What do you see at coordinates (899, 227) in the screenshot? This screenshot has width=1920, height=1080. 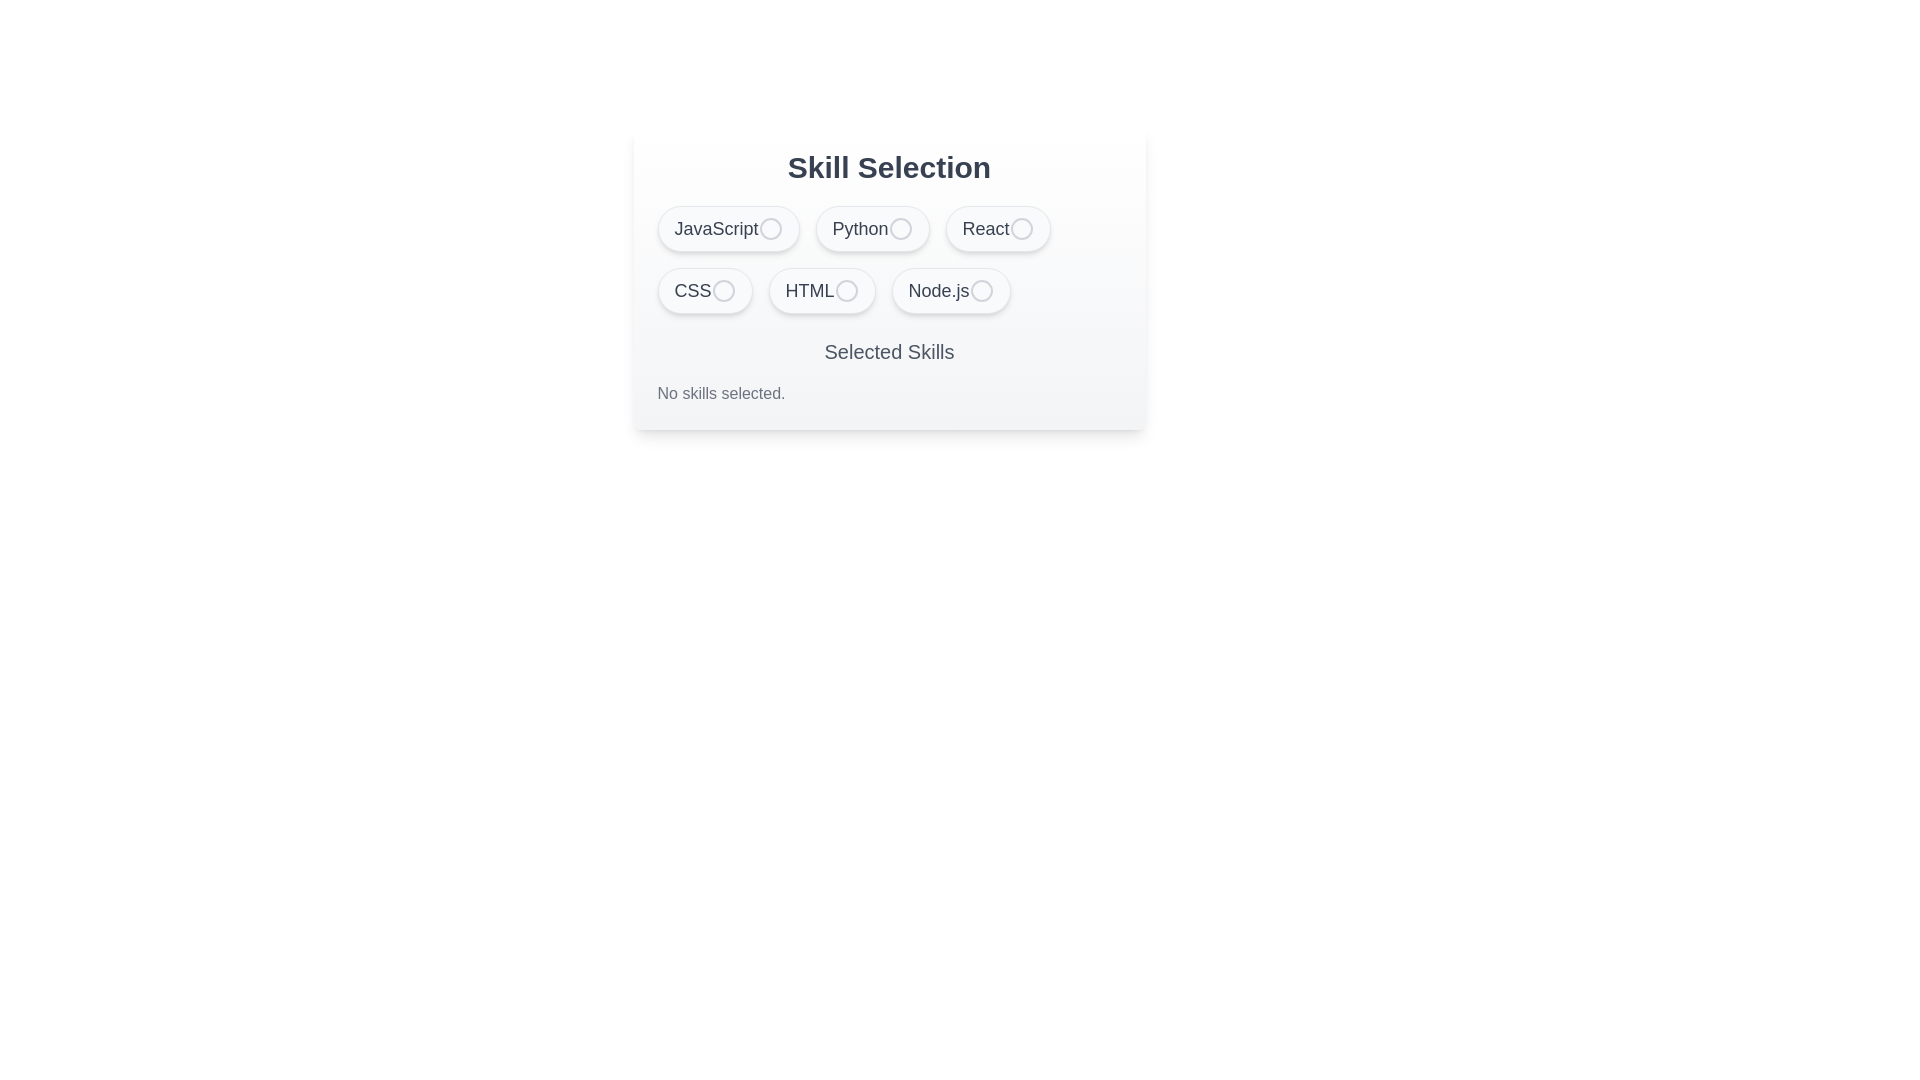 I see `the circular radio button indicator next to the 'Python' skill label` at bounding box center [899, 227].